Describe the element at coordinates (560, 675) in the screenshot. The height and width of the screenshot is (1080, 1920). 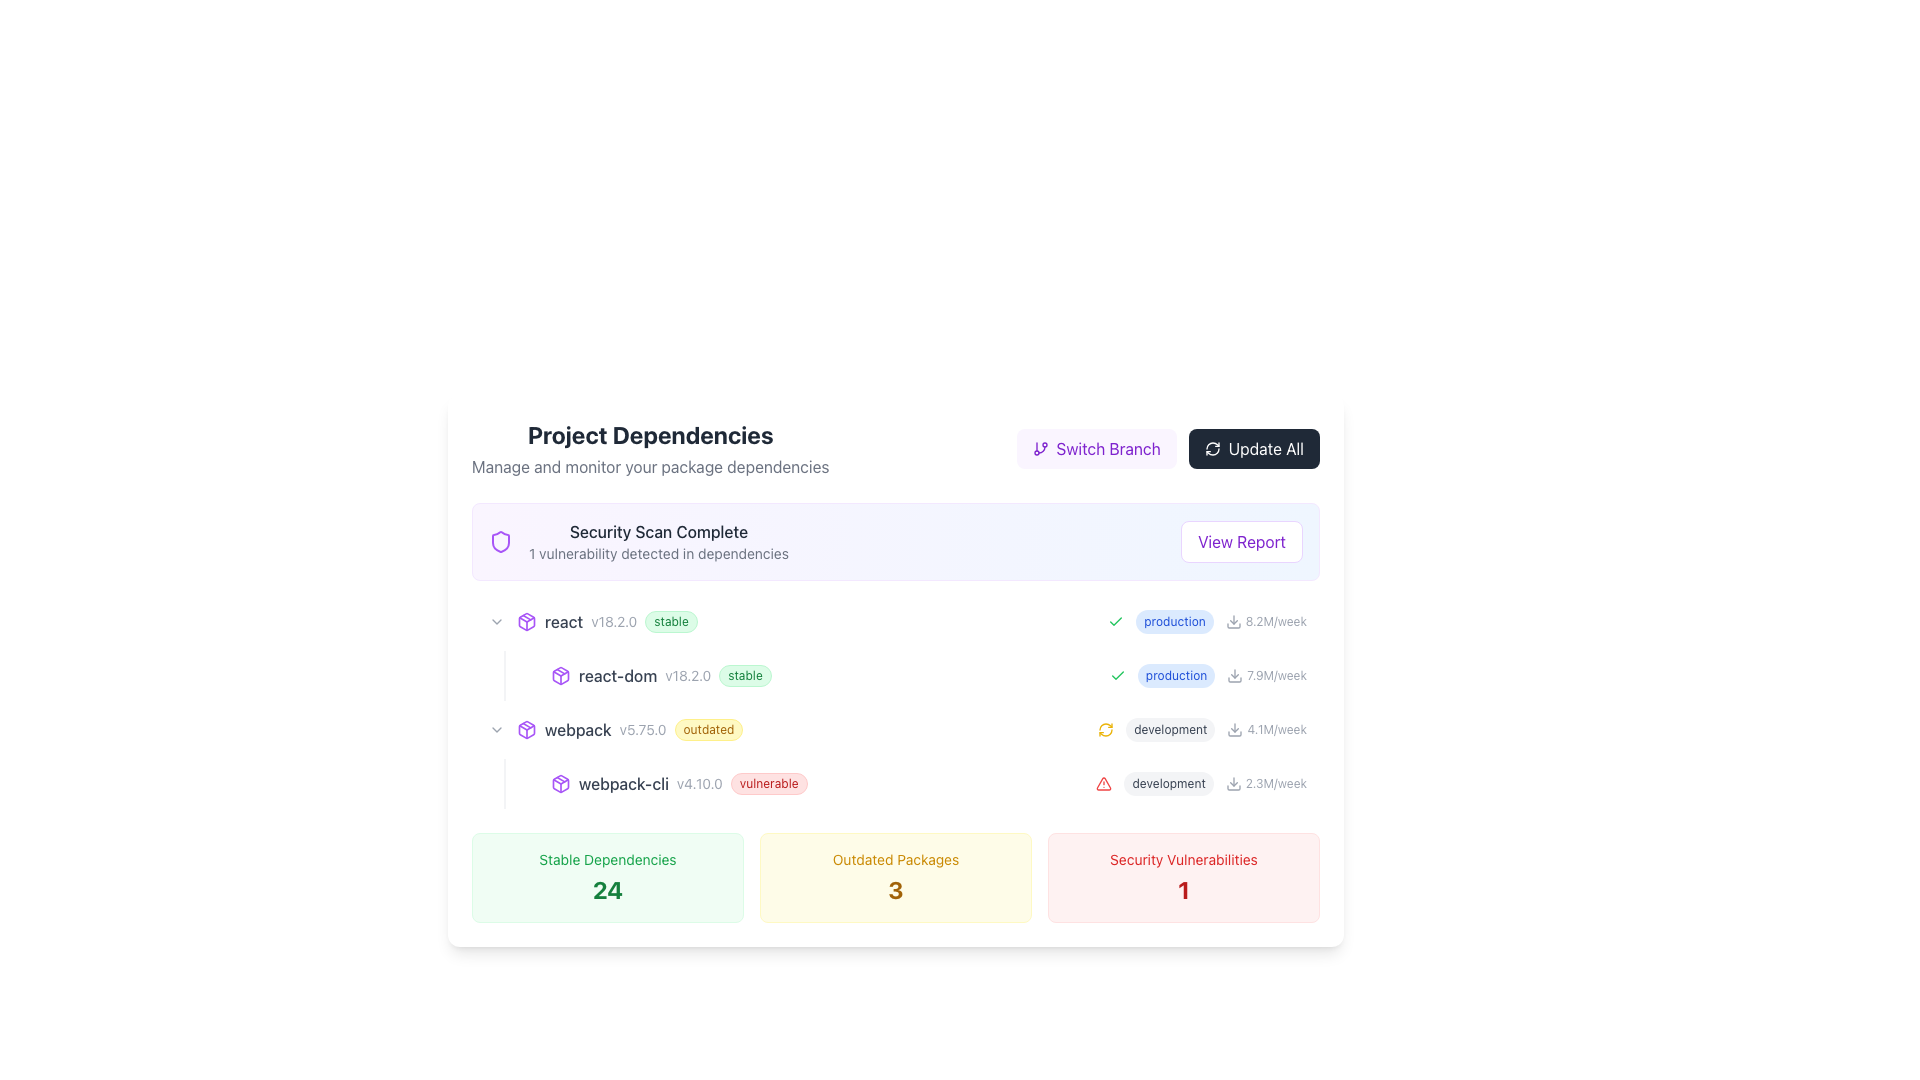
I see `the Icon graphic representing a software package or dependency located beside the listing of React-related dependencies in the project management interface` at that location.